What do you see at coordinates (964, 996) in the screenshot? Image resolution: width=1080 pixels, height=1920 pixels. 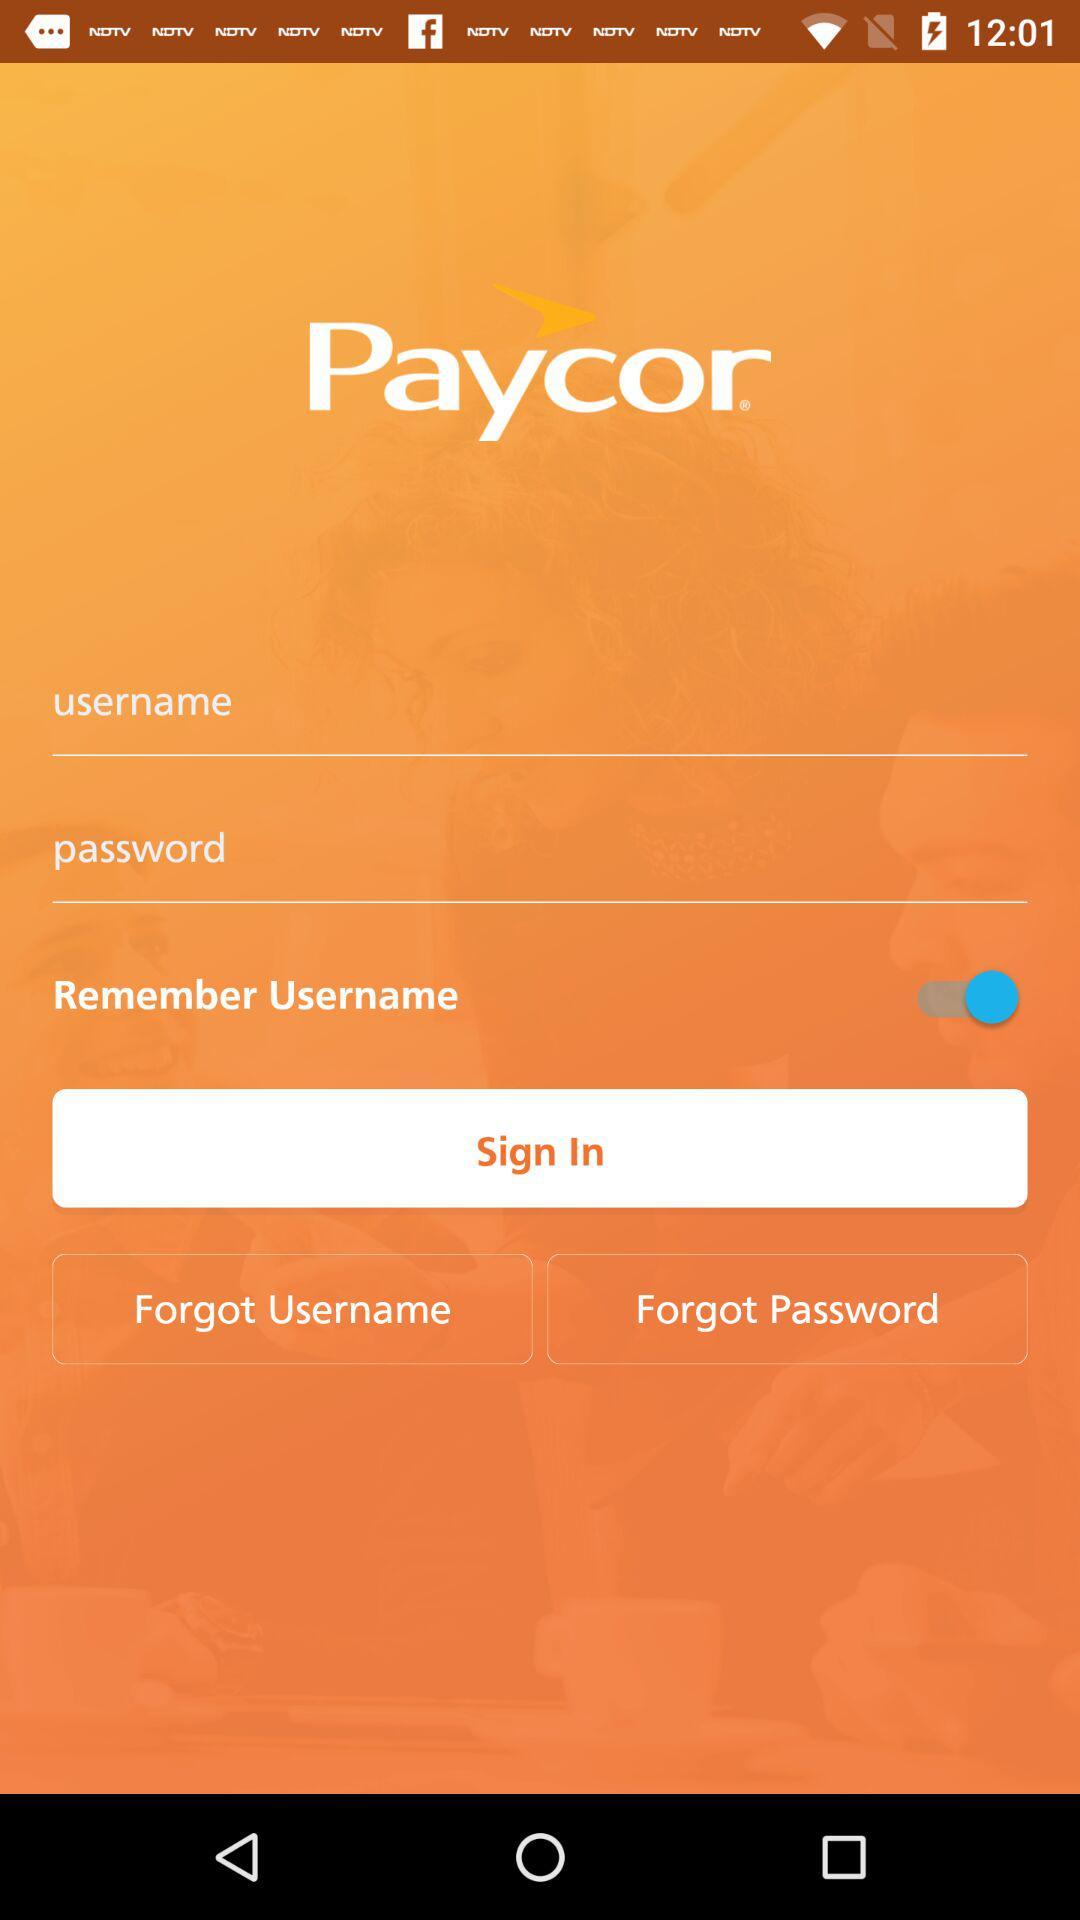 I see `the icon to the right of remember username icon` at bounding box center [964, 996].